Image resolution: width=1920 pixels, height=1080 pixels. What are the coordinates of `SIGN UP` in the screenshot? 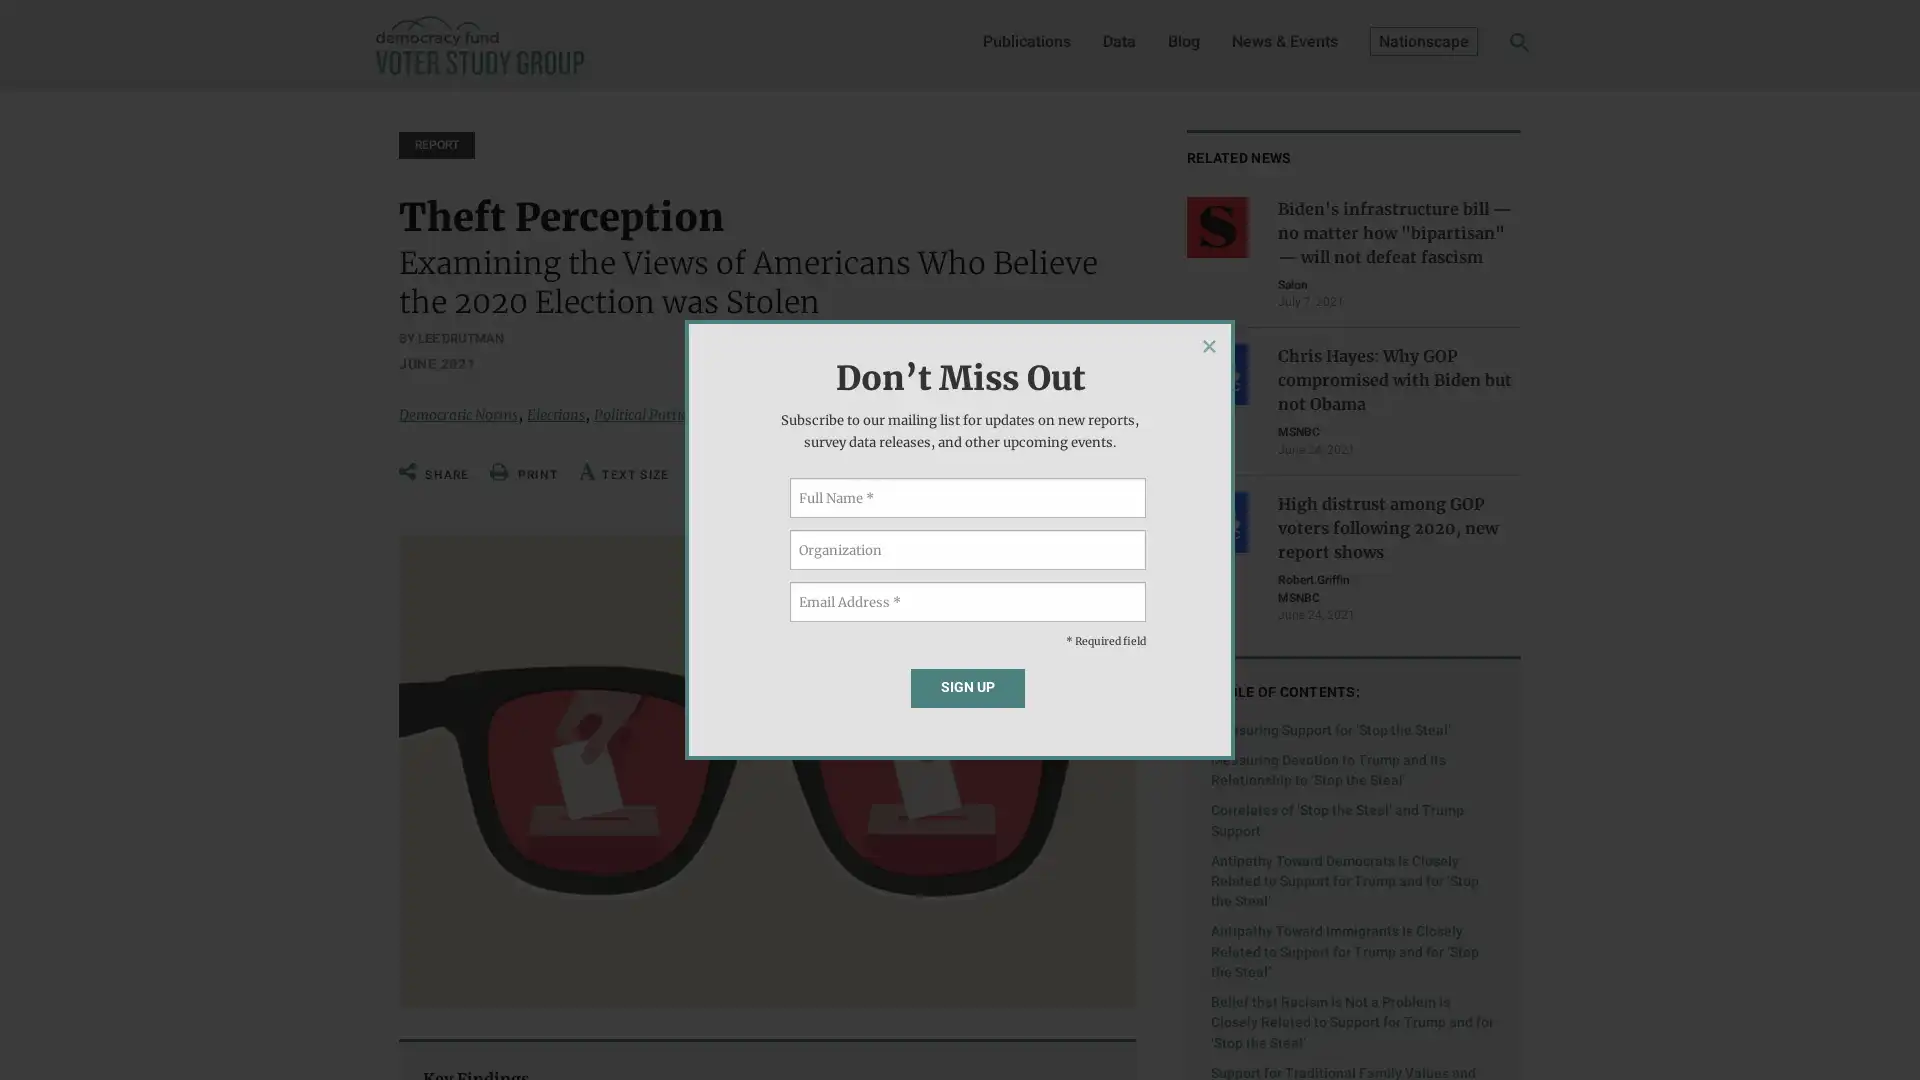 It's located at (967, 686).